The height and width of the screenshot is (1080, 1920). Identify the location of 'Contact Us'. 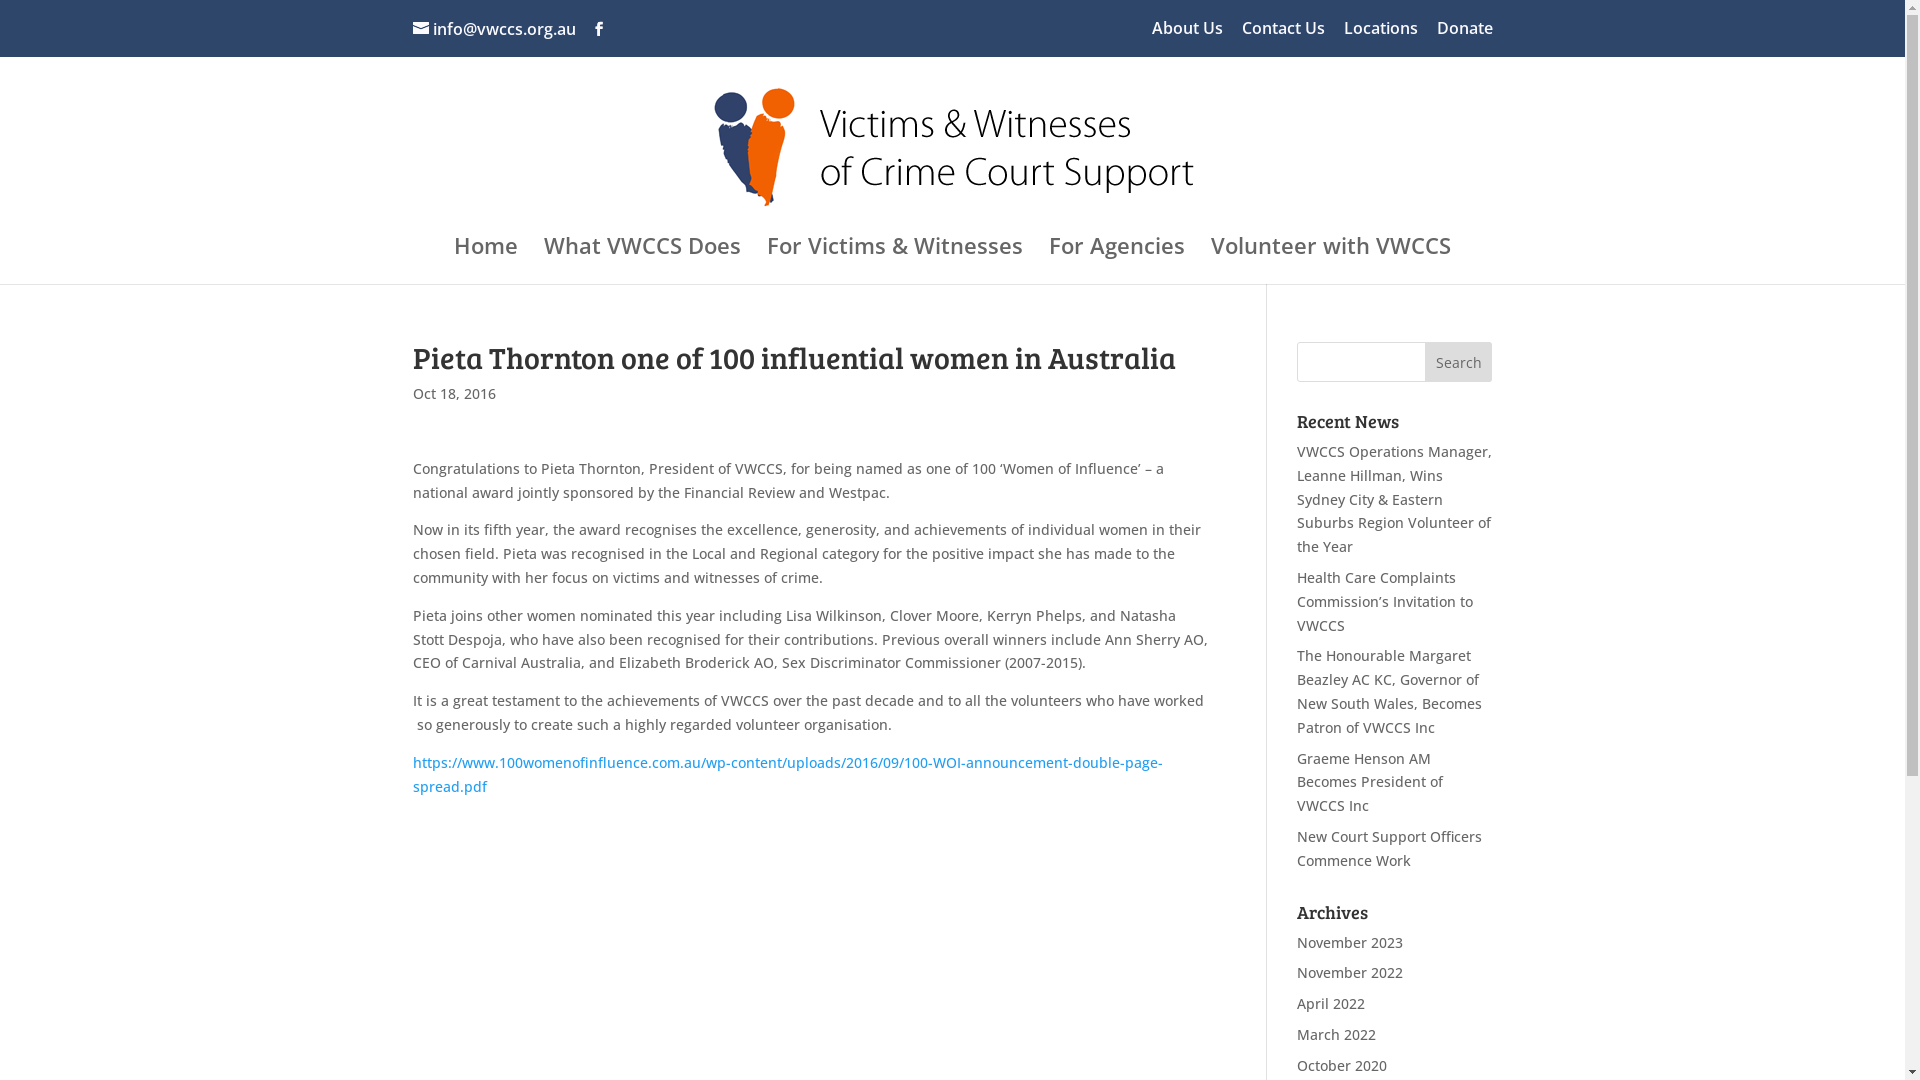
(1283, 34).